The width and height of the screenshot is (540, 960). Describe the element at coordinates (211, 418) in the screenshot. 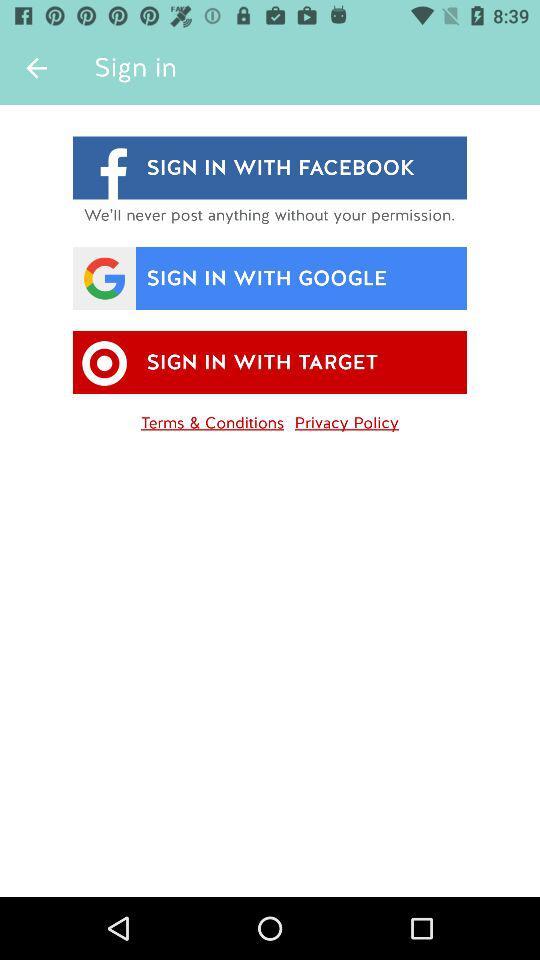

I see `item next to the privacy policy` at that location.